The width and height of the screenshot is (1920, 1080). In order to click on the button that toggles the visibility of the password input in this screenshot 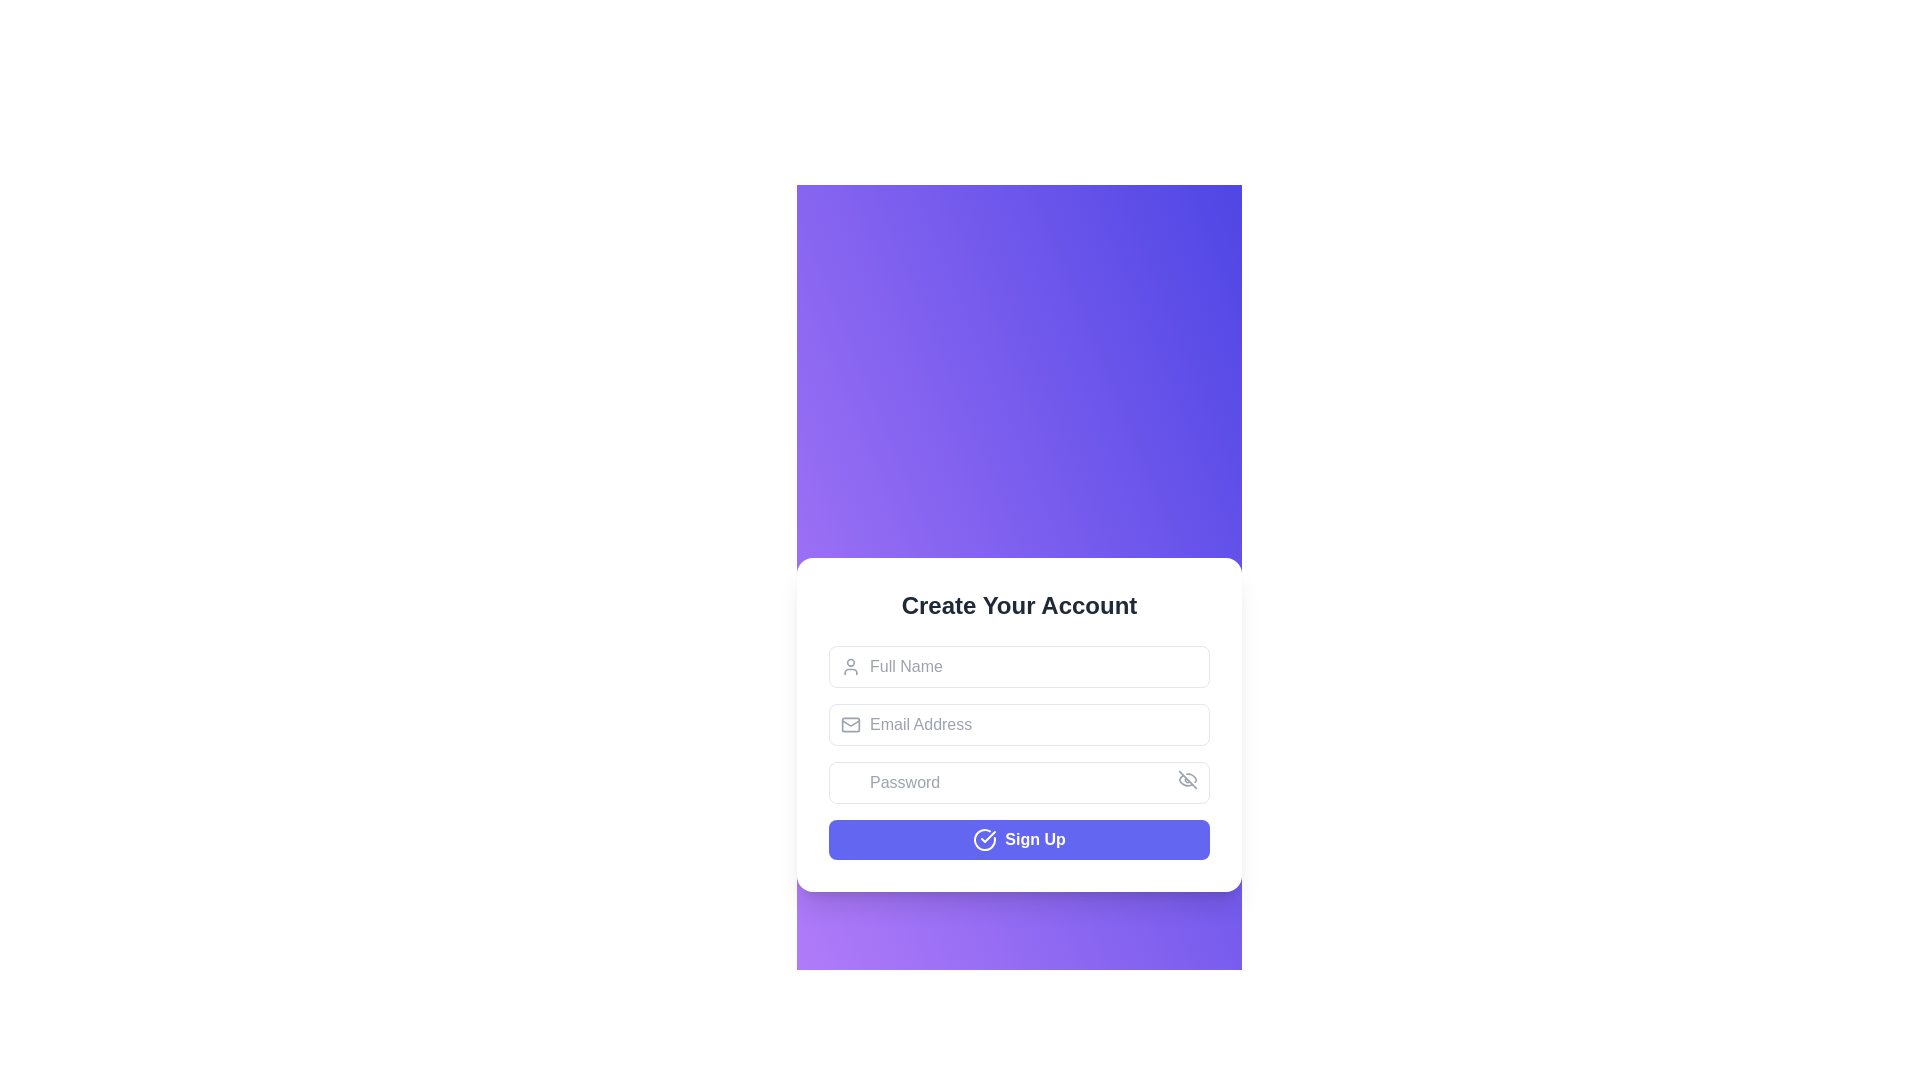, I will do `click(1188, 778)`.